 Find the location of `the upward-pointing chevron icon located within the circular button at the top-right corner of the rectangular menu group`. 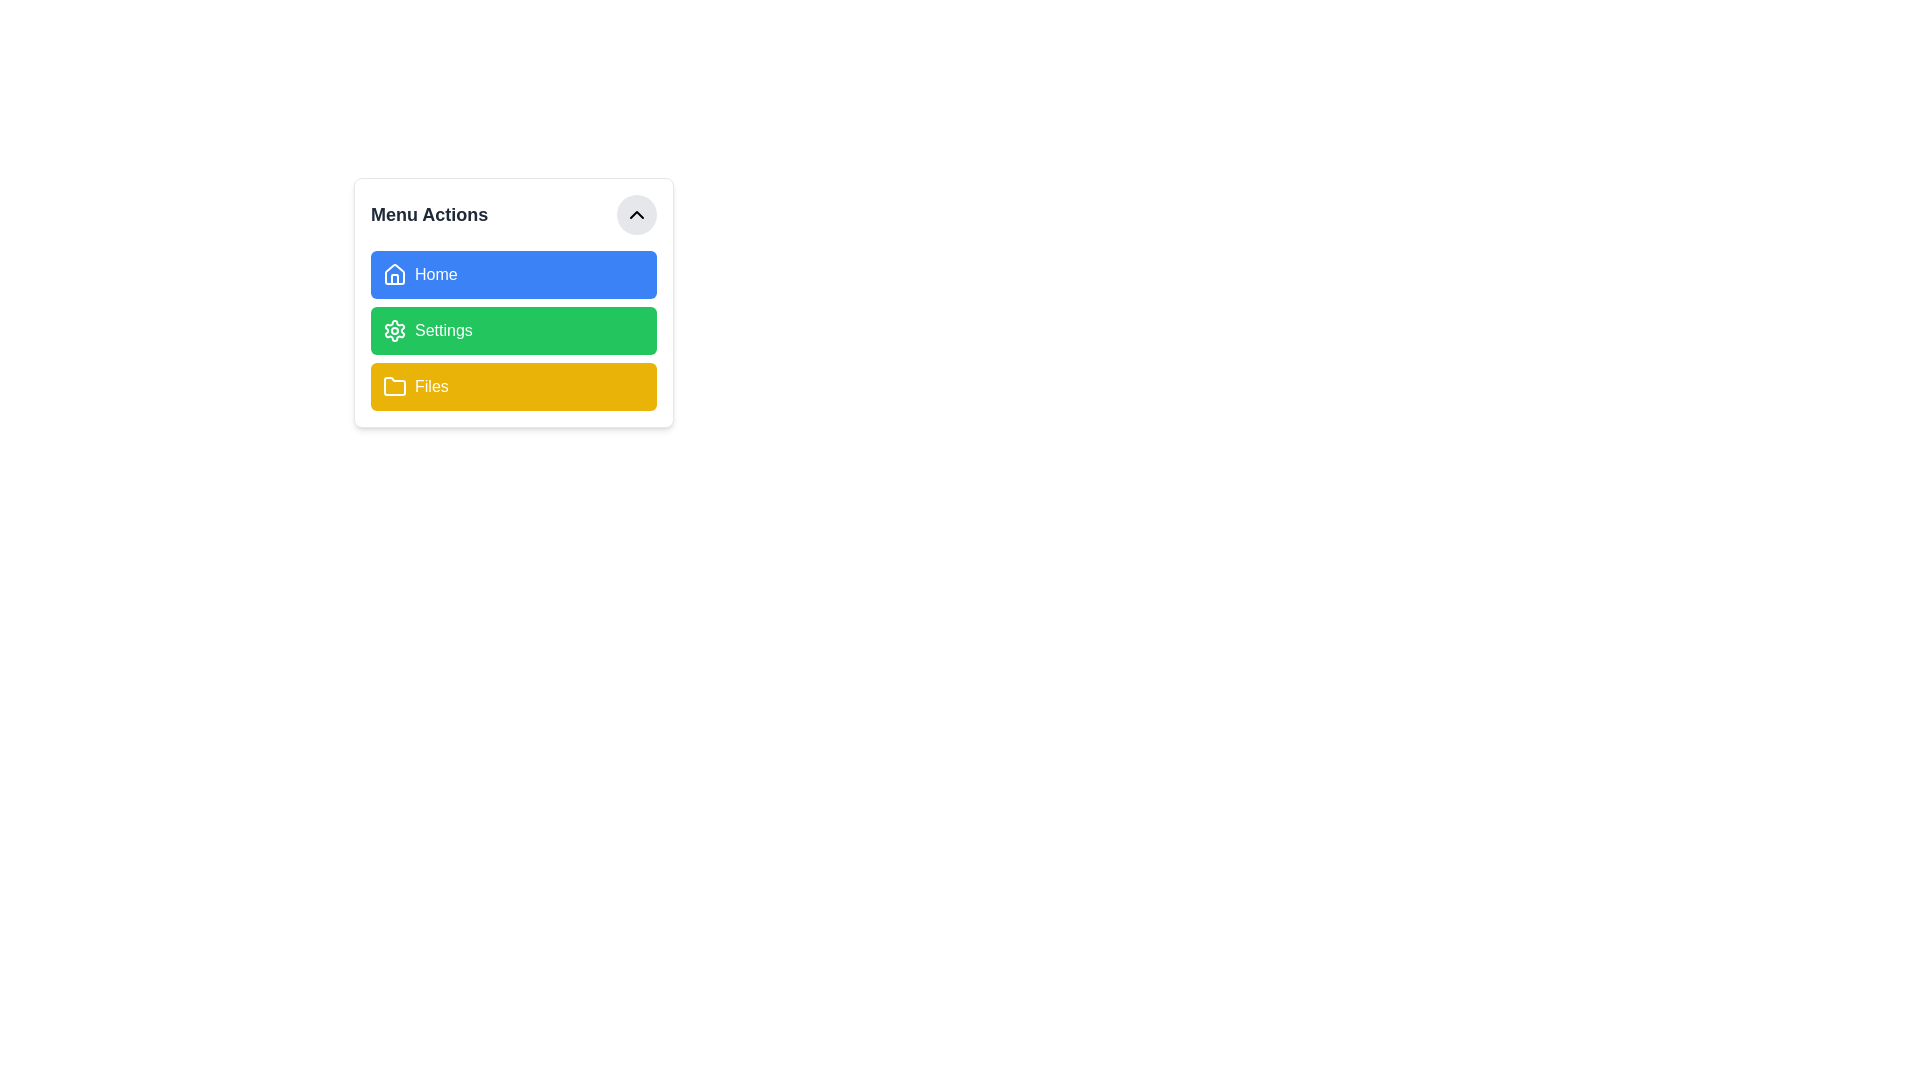

the upward-pointing chevron icon located within the circular button at the top-right corner of the rectangular menu group is located at coordinates (636, 215).